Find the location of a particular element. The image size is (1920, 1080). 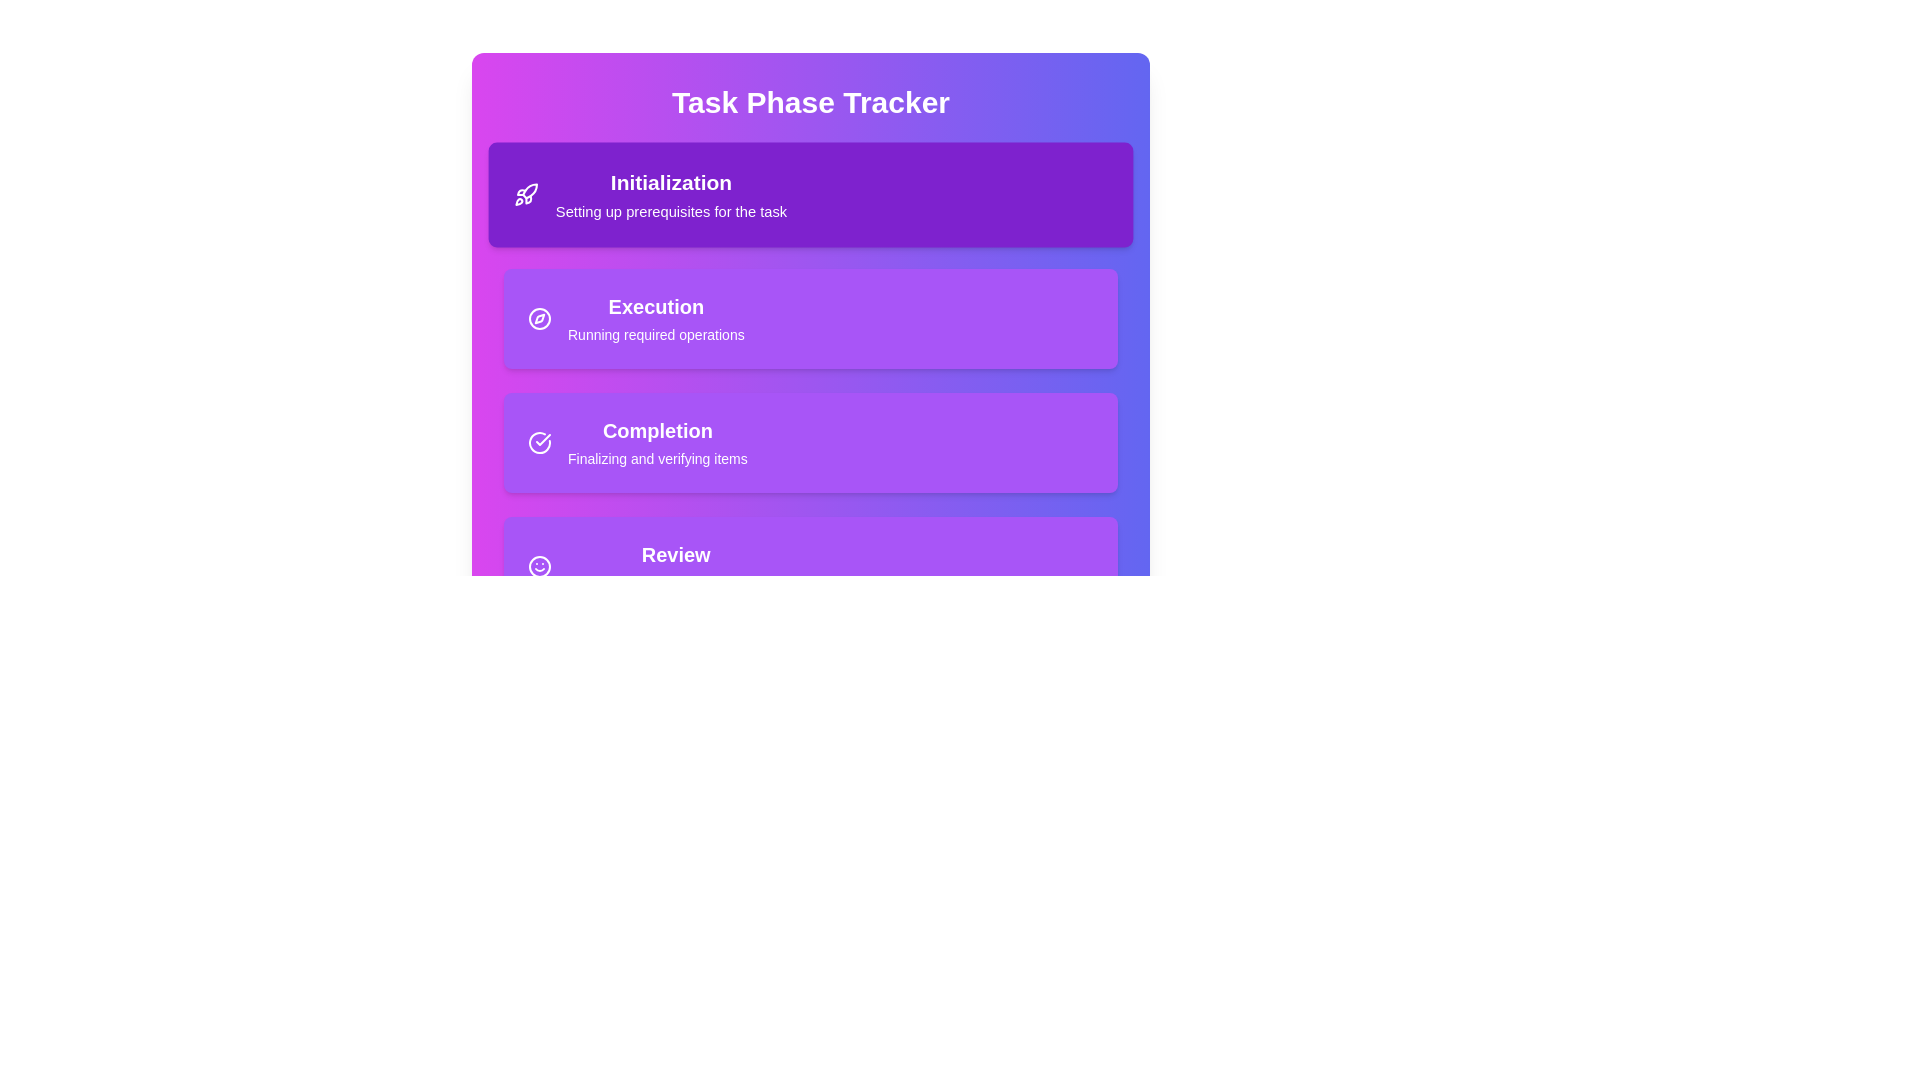

text label that provides descriptive information for the 'Initialization' phase in the task phase tracker, located directly below the title 'Initialization' is located at coordinates (671, 211).